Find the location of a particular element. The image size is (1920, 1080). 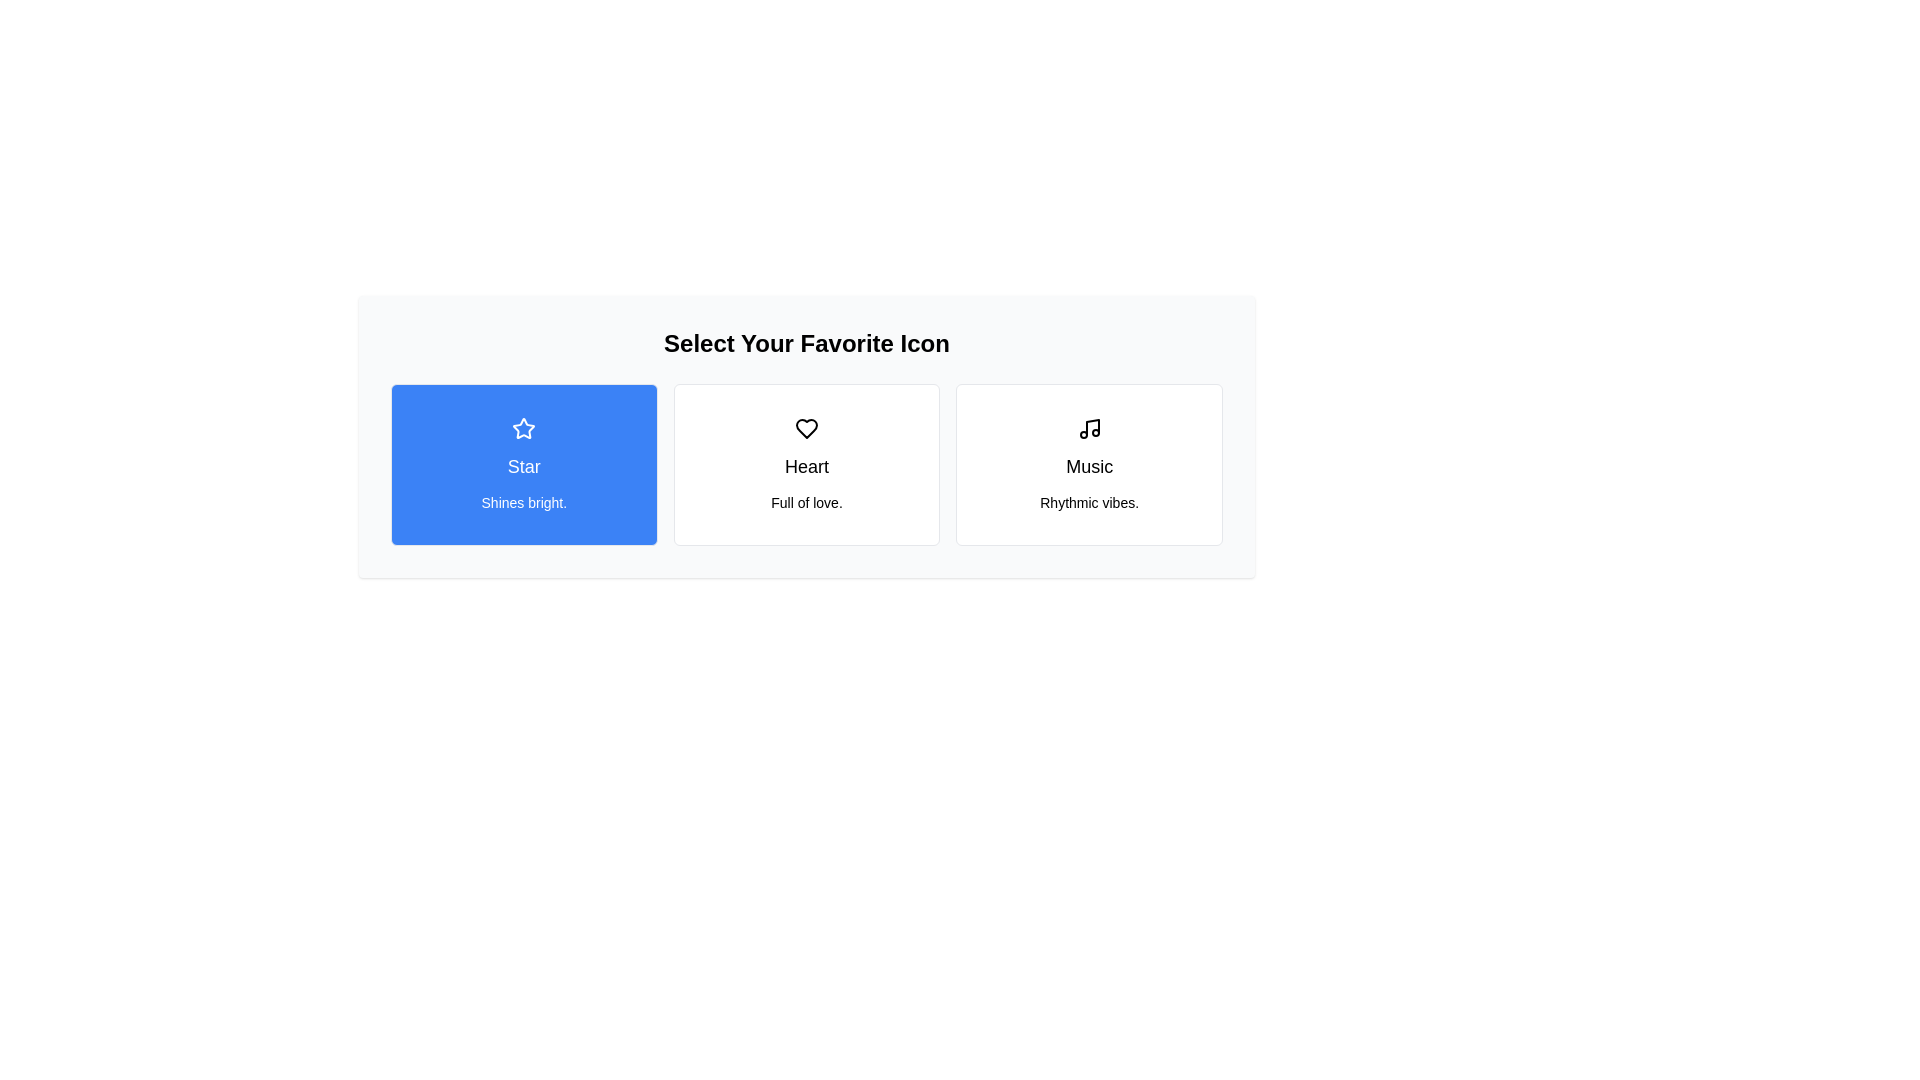

text label that displays the title of the card indicating its content theme, located beneath the music note icon and above the description 'Rhythmic vibes.' in the rightmost card of a horizontally arranged set of three cards is located at coordinates (1088, 466).